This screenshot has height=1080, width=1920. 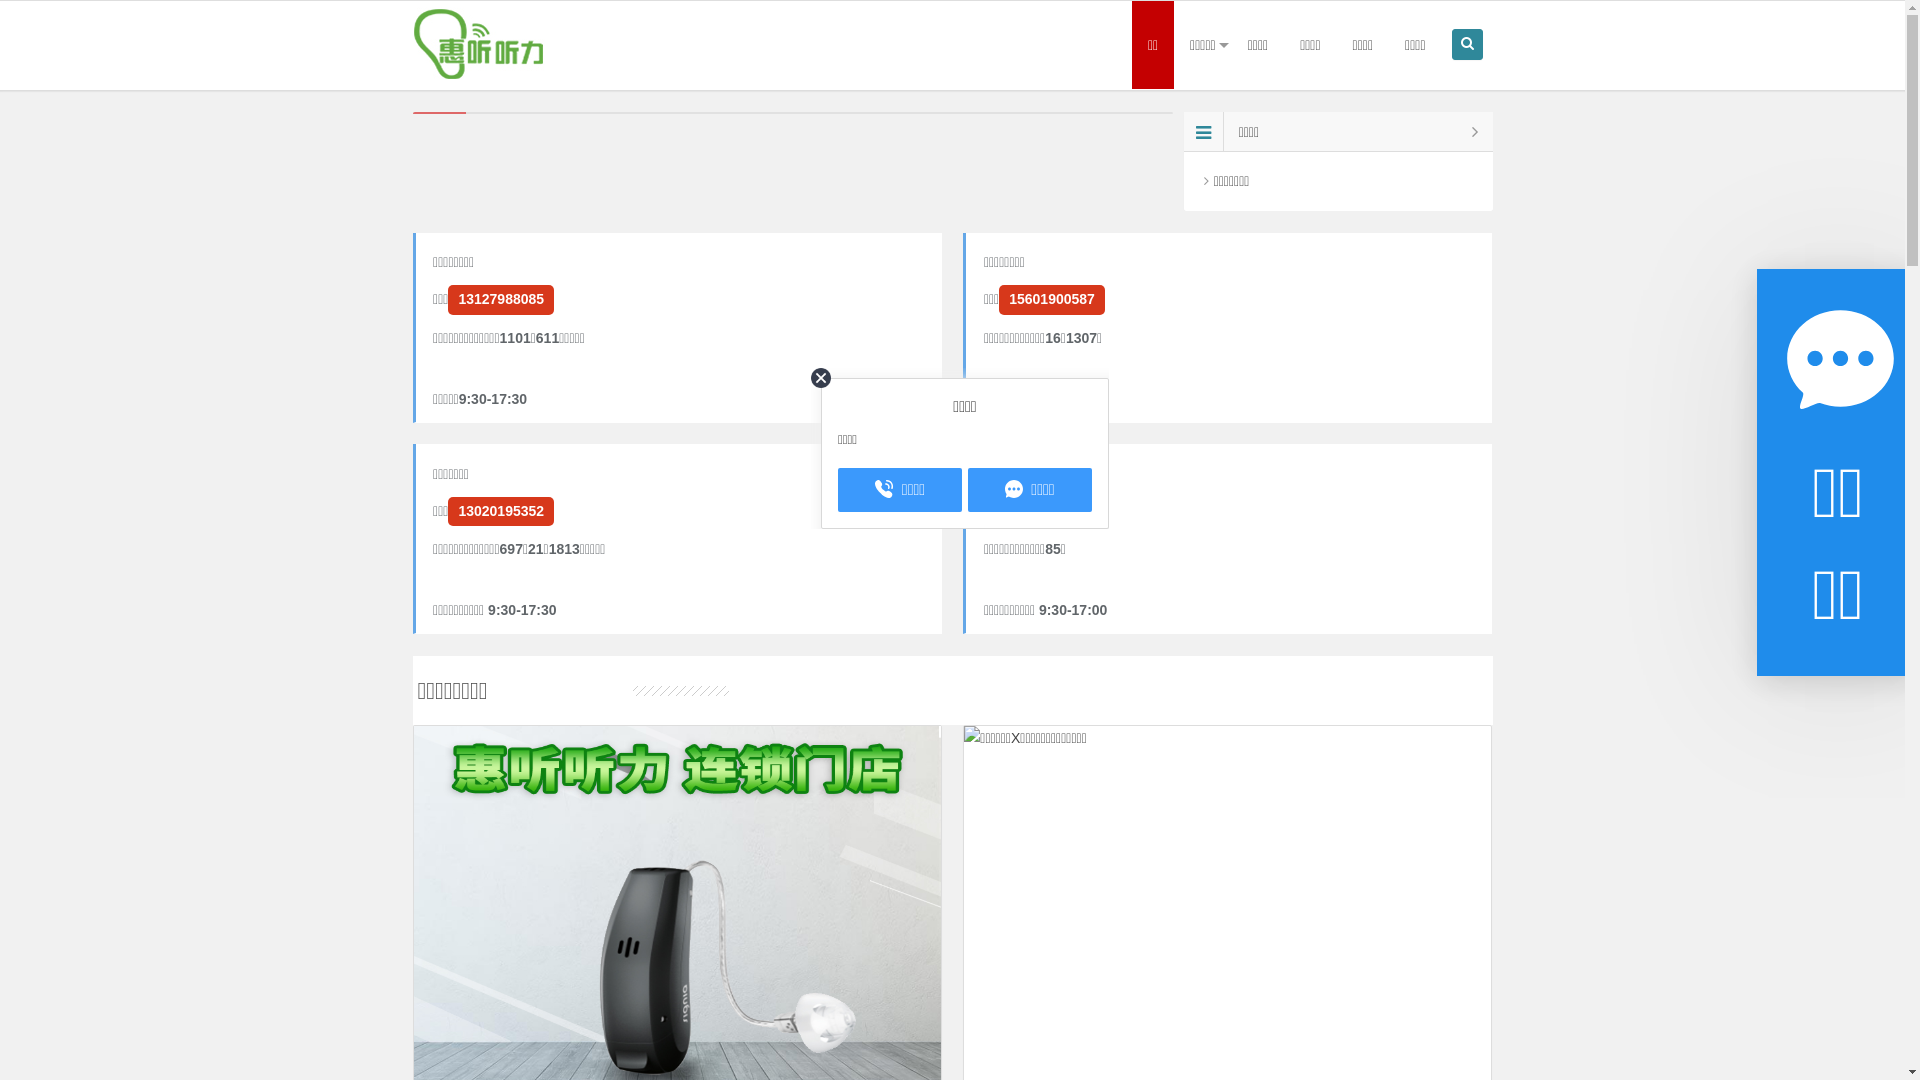 What do you see at coordinates (1050, 510) in the screenshot?
I see `'13020151990'` at bounding box center [1050, 510].